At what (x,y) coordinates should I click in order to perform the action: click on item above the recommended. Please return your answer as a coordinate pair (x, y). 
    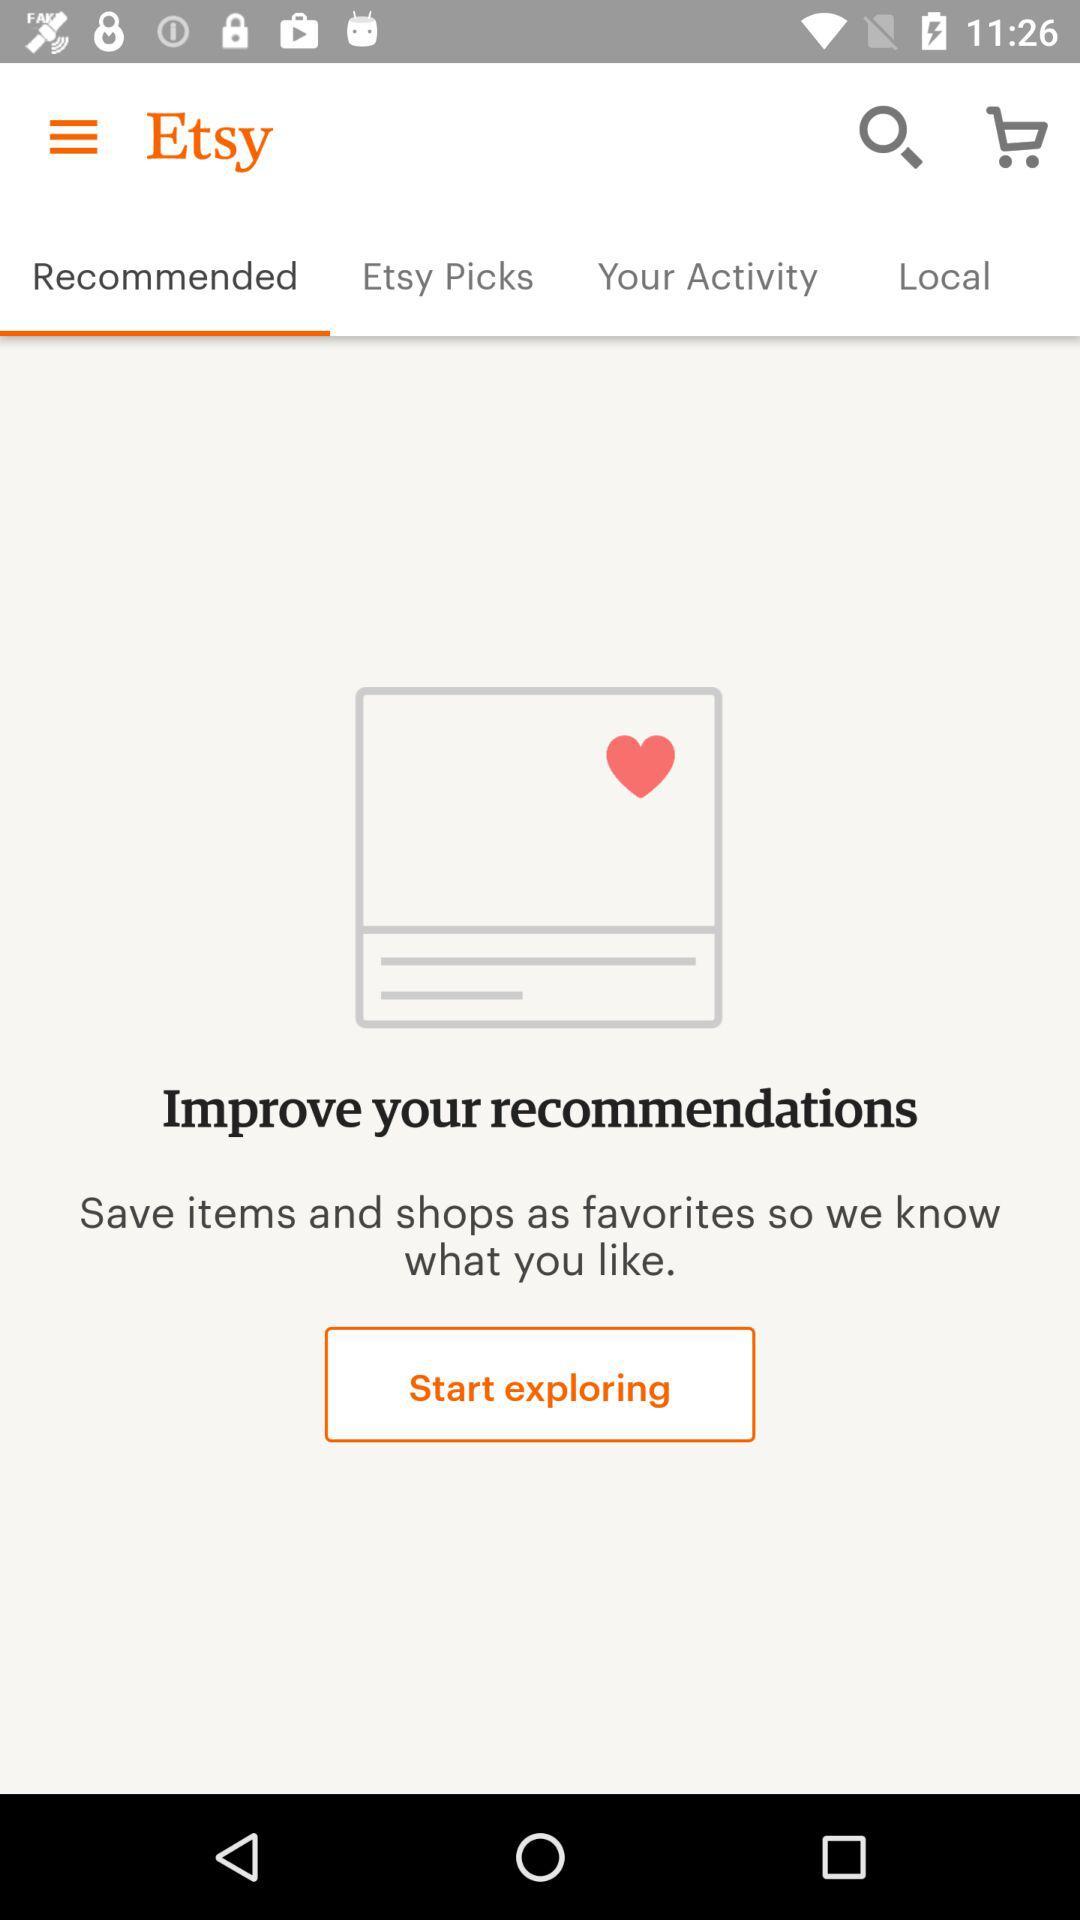
    Looking at the image, I should click on (72, 135).